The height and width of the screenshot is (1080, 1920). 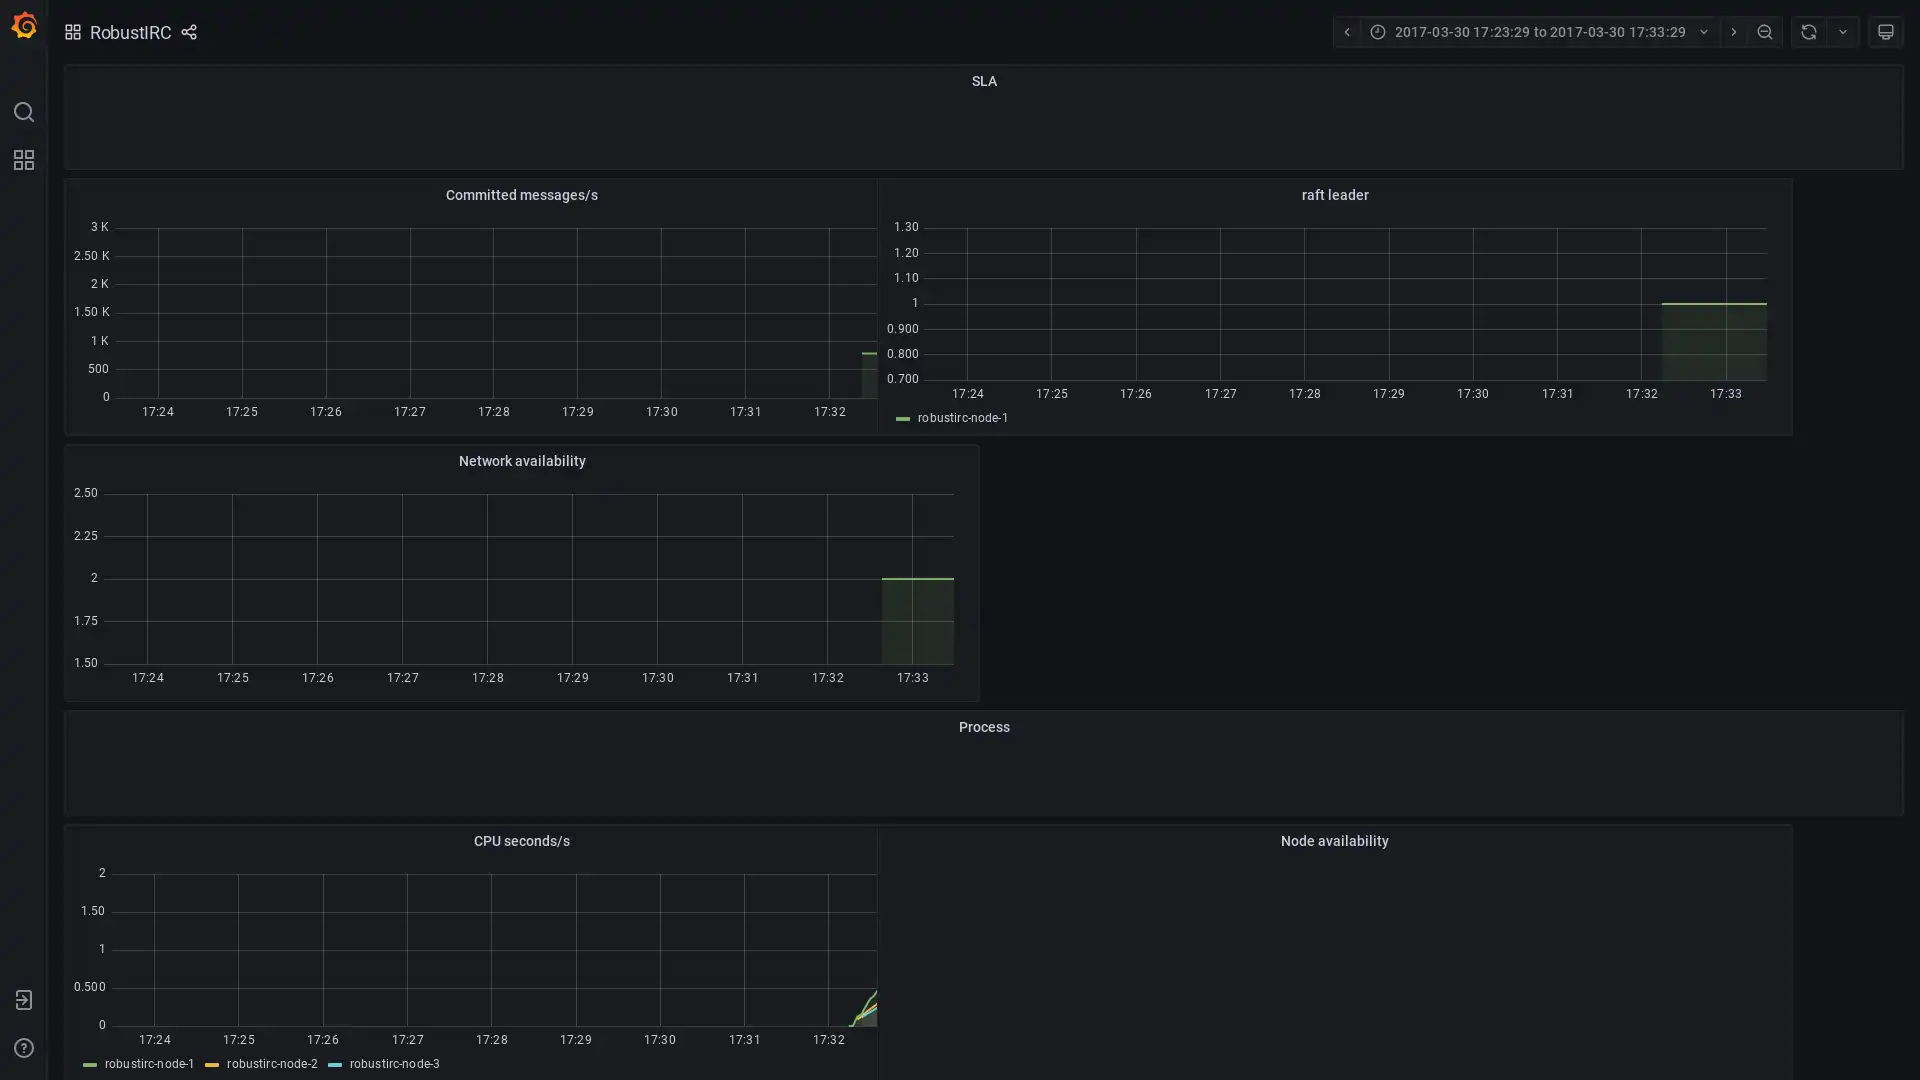 What do you see at coordinates (1345, 31) in the screenshot?
I see `Move time range backwards` at bounding box center [1345, 31].